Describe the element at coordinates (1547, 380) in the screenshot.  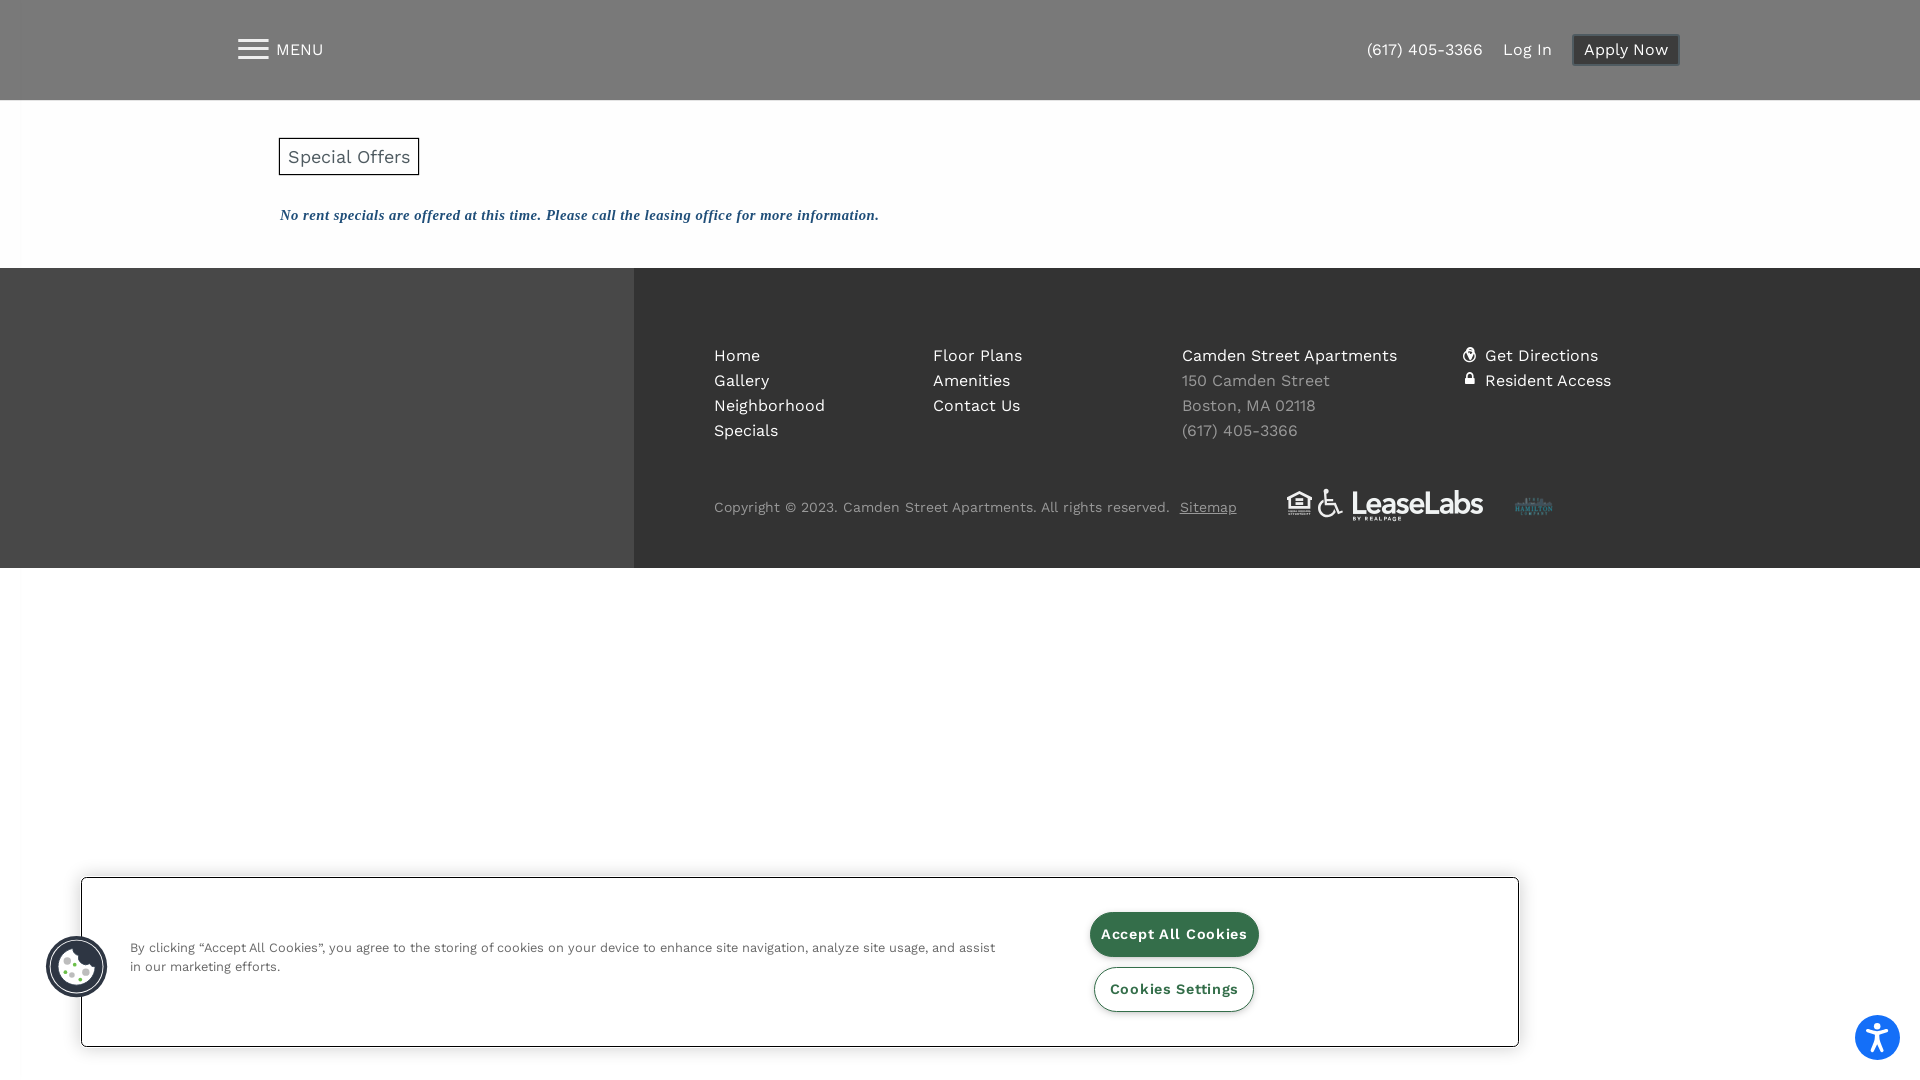
I see `'Resident Access'` at that location.